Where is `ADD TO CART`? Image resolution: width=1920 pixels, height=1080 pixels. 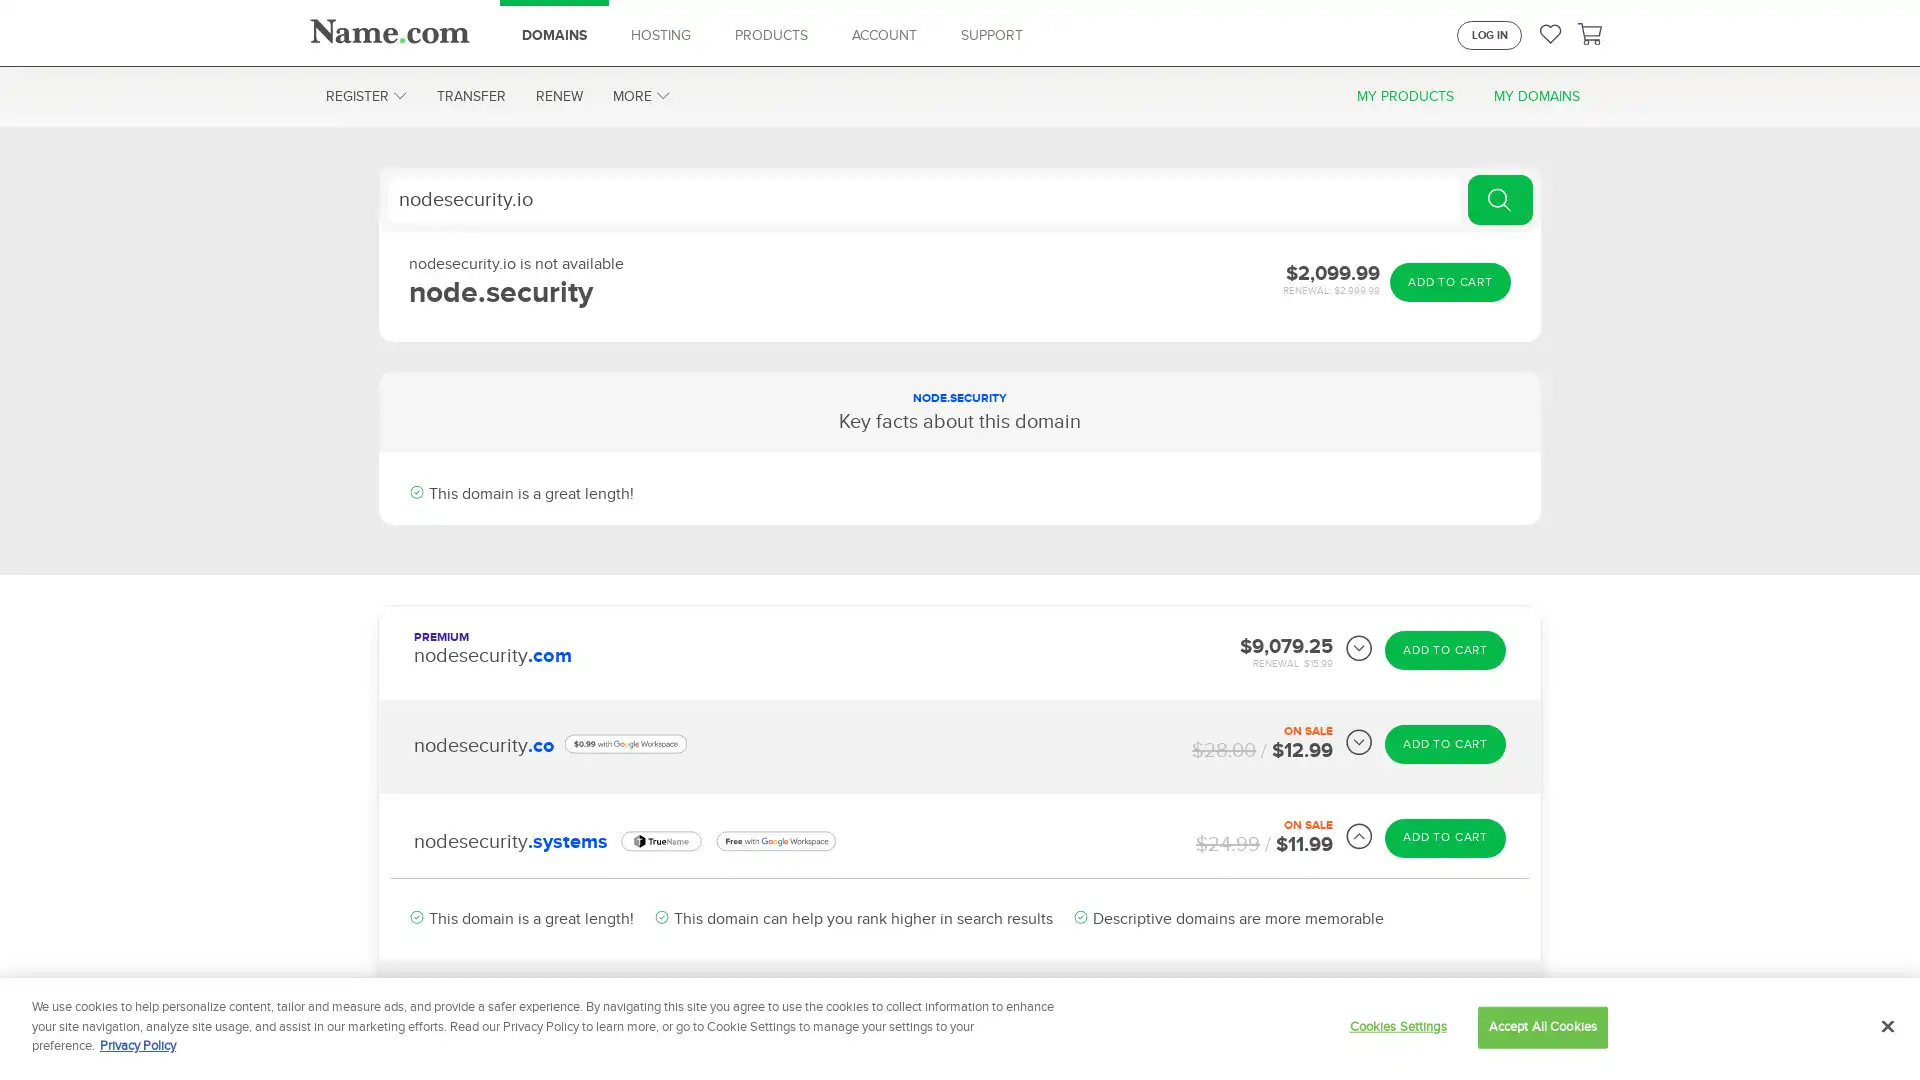
ADD TO CART is located at coordinates (1445, 650).